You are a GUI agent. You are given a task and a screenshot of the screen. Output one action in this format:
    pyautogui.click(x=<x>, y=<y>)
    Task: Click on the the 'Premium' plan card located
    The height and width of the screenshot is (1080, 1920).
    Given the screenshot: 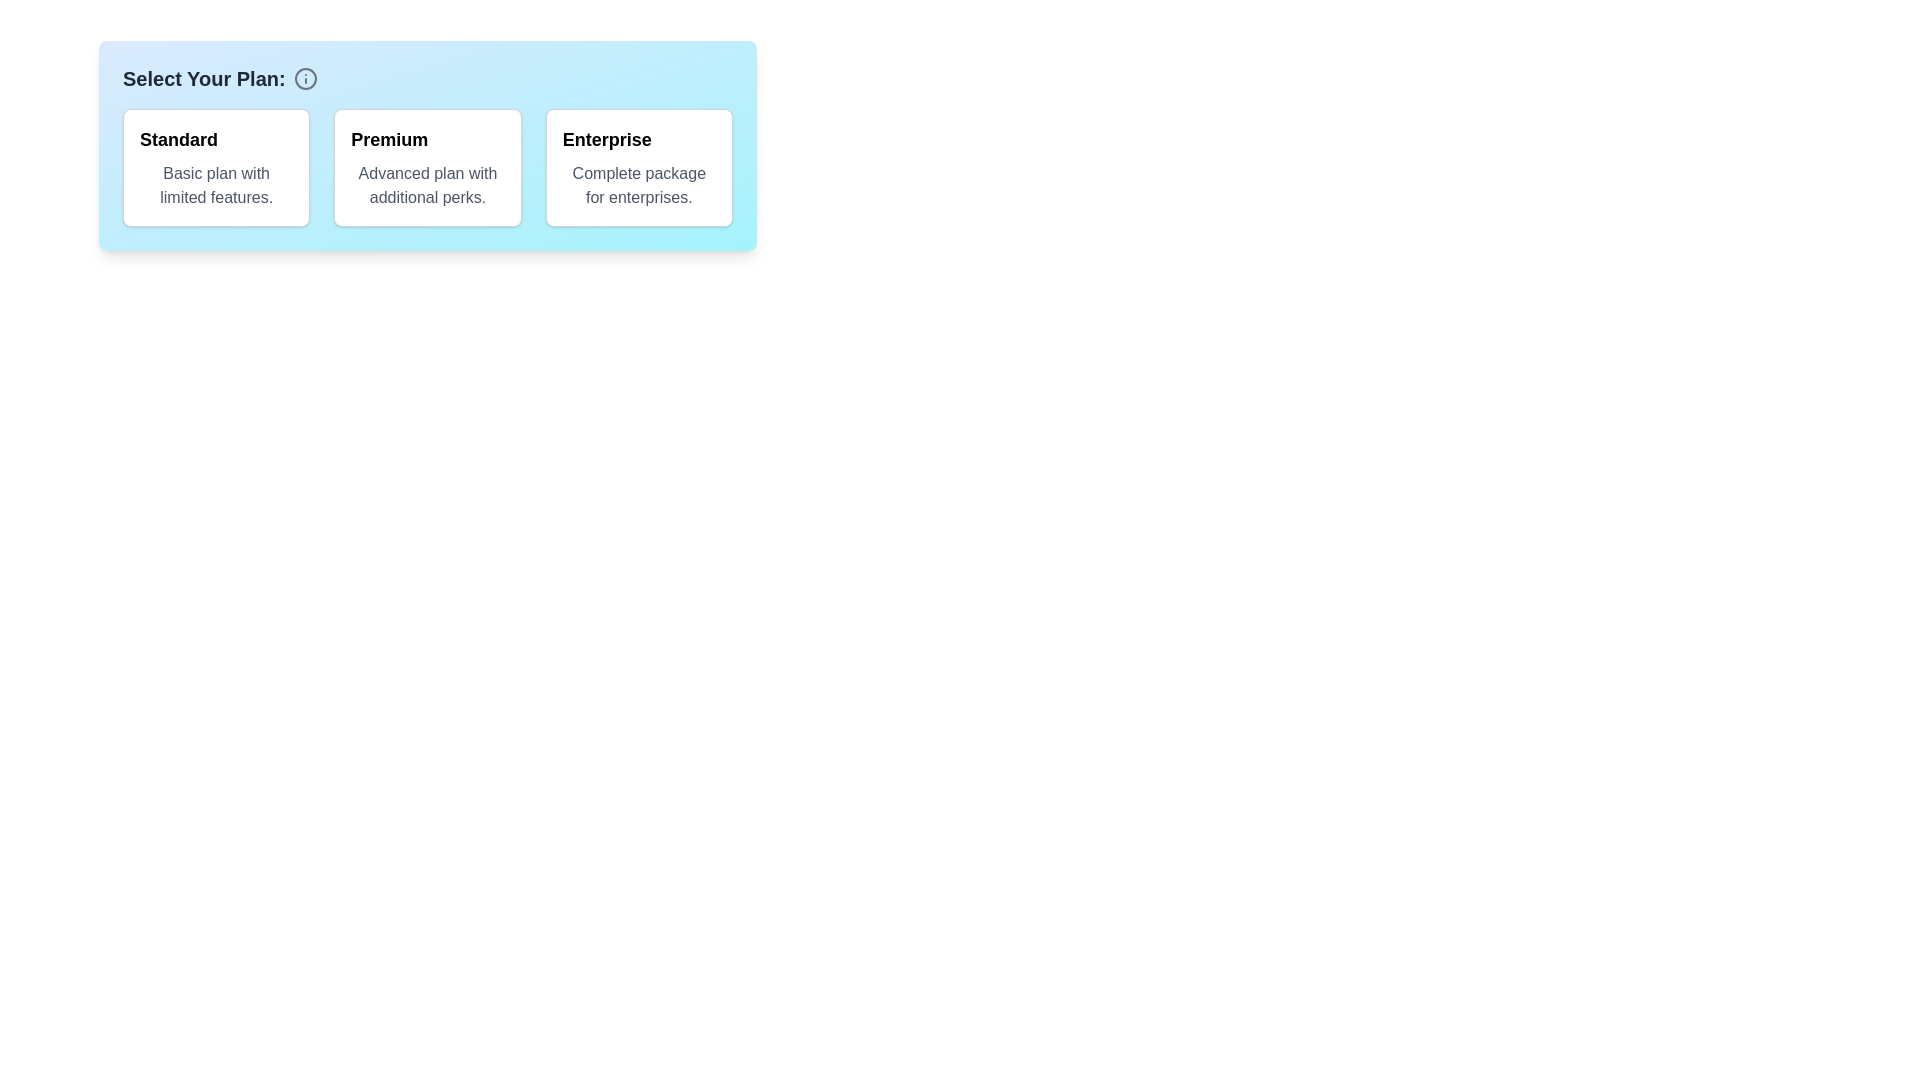 What is the action you would take?
    pyautogui.click(x=426, y=167)
    